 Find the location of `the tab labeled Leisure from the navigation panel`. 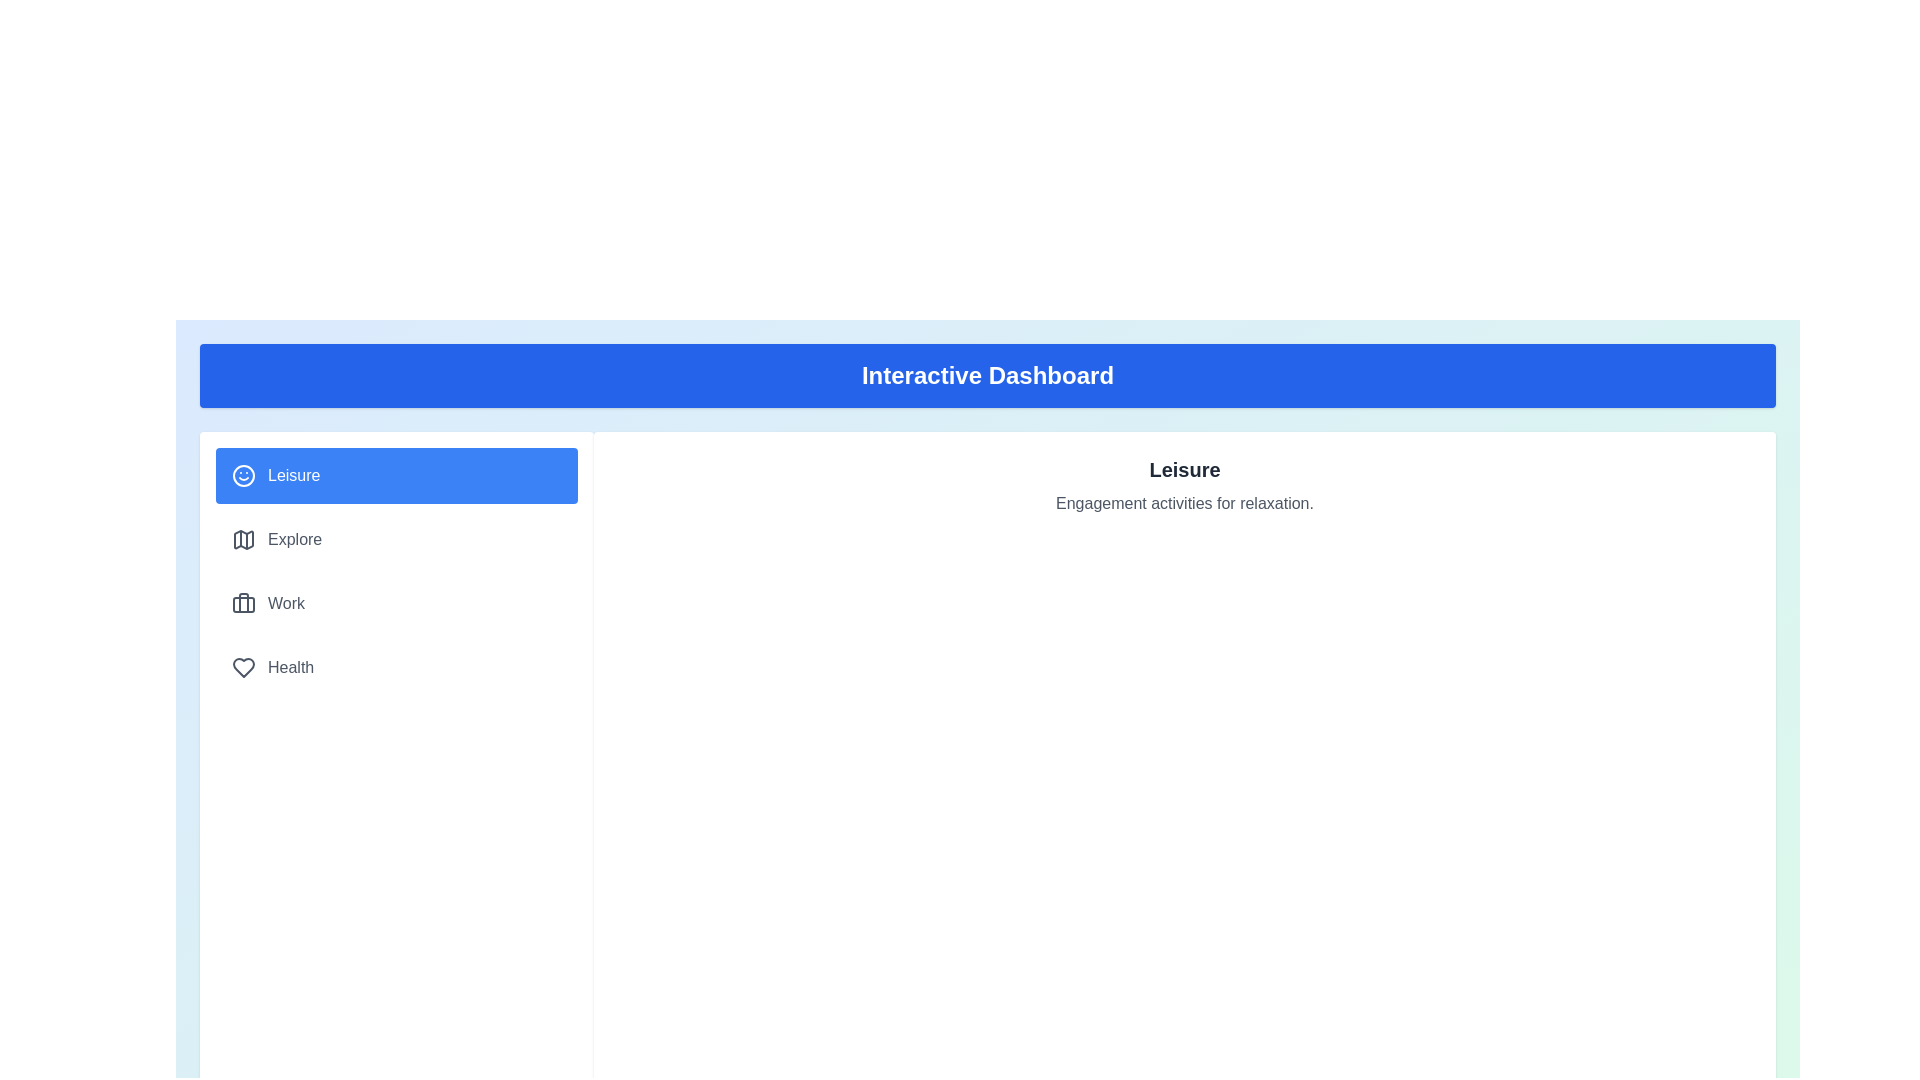

the tab labeled Leisure from the navigation panel is located at coordinates (397, 475).